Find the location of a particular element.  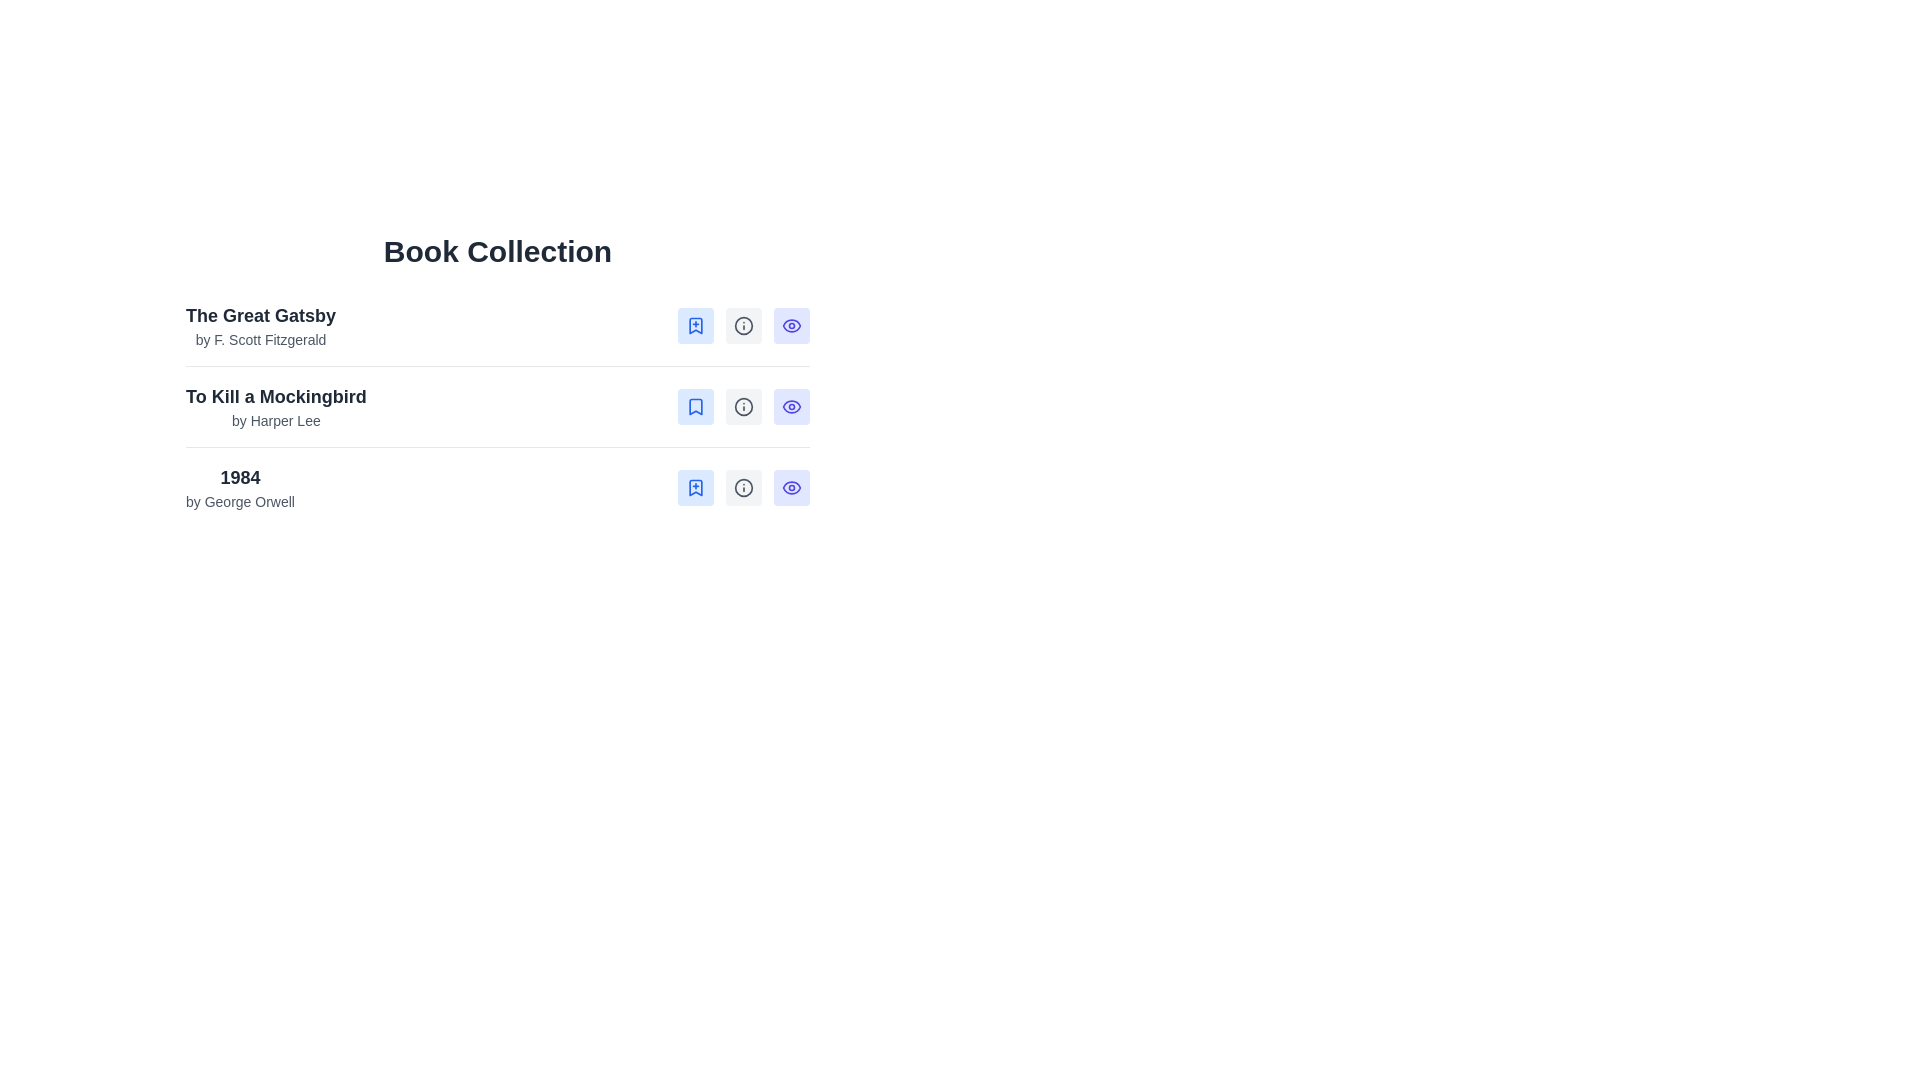

the circular outline component of the 'info' icon button in the third row of the 'Book Collection' list for the book titled '1984' is located at coordinates (743, 488).